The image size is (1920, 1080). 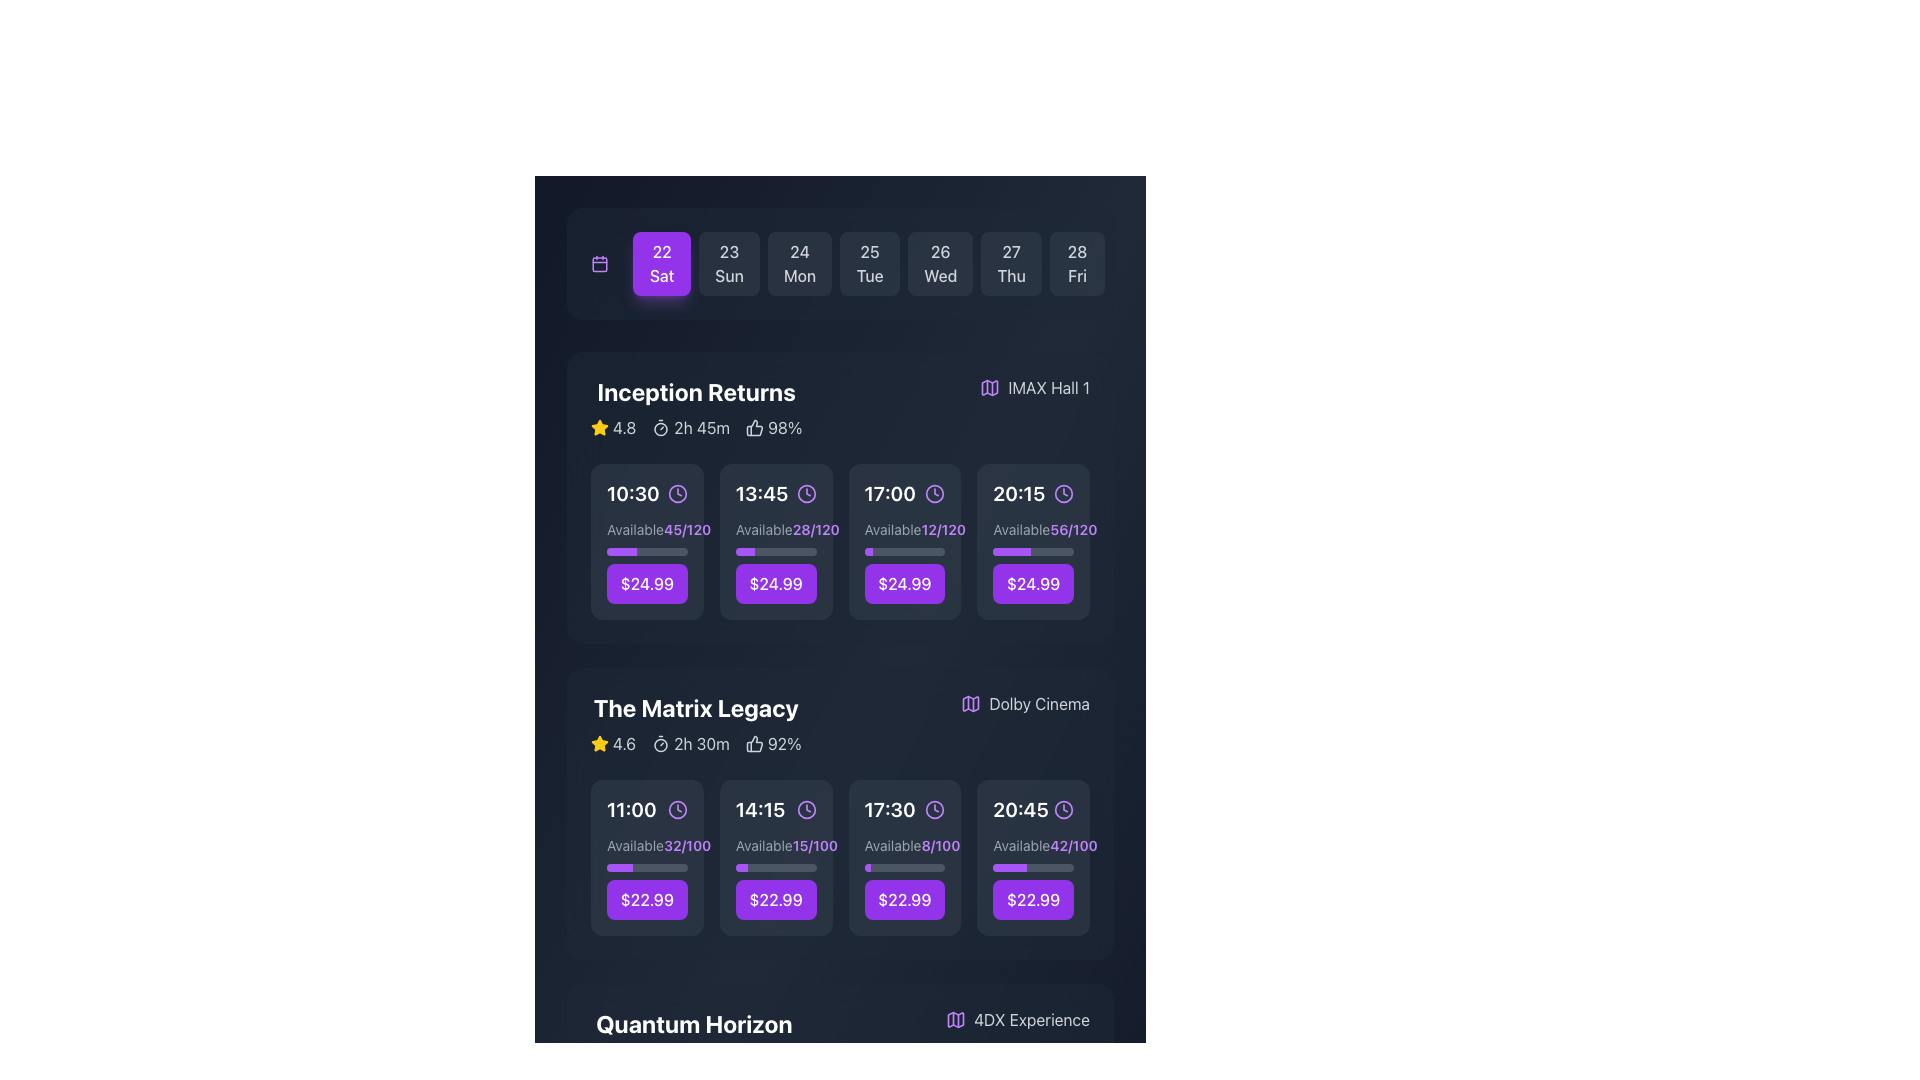 I want to click on the button labeled '27 Thu' which is the sixth button in a horizontal row, positioned between '26 Wed' and '28 Fri', so click(x=1011, y=262).